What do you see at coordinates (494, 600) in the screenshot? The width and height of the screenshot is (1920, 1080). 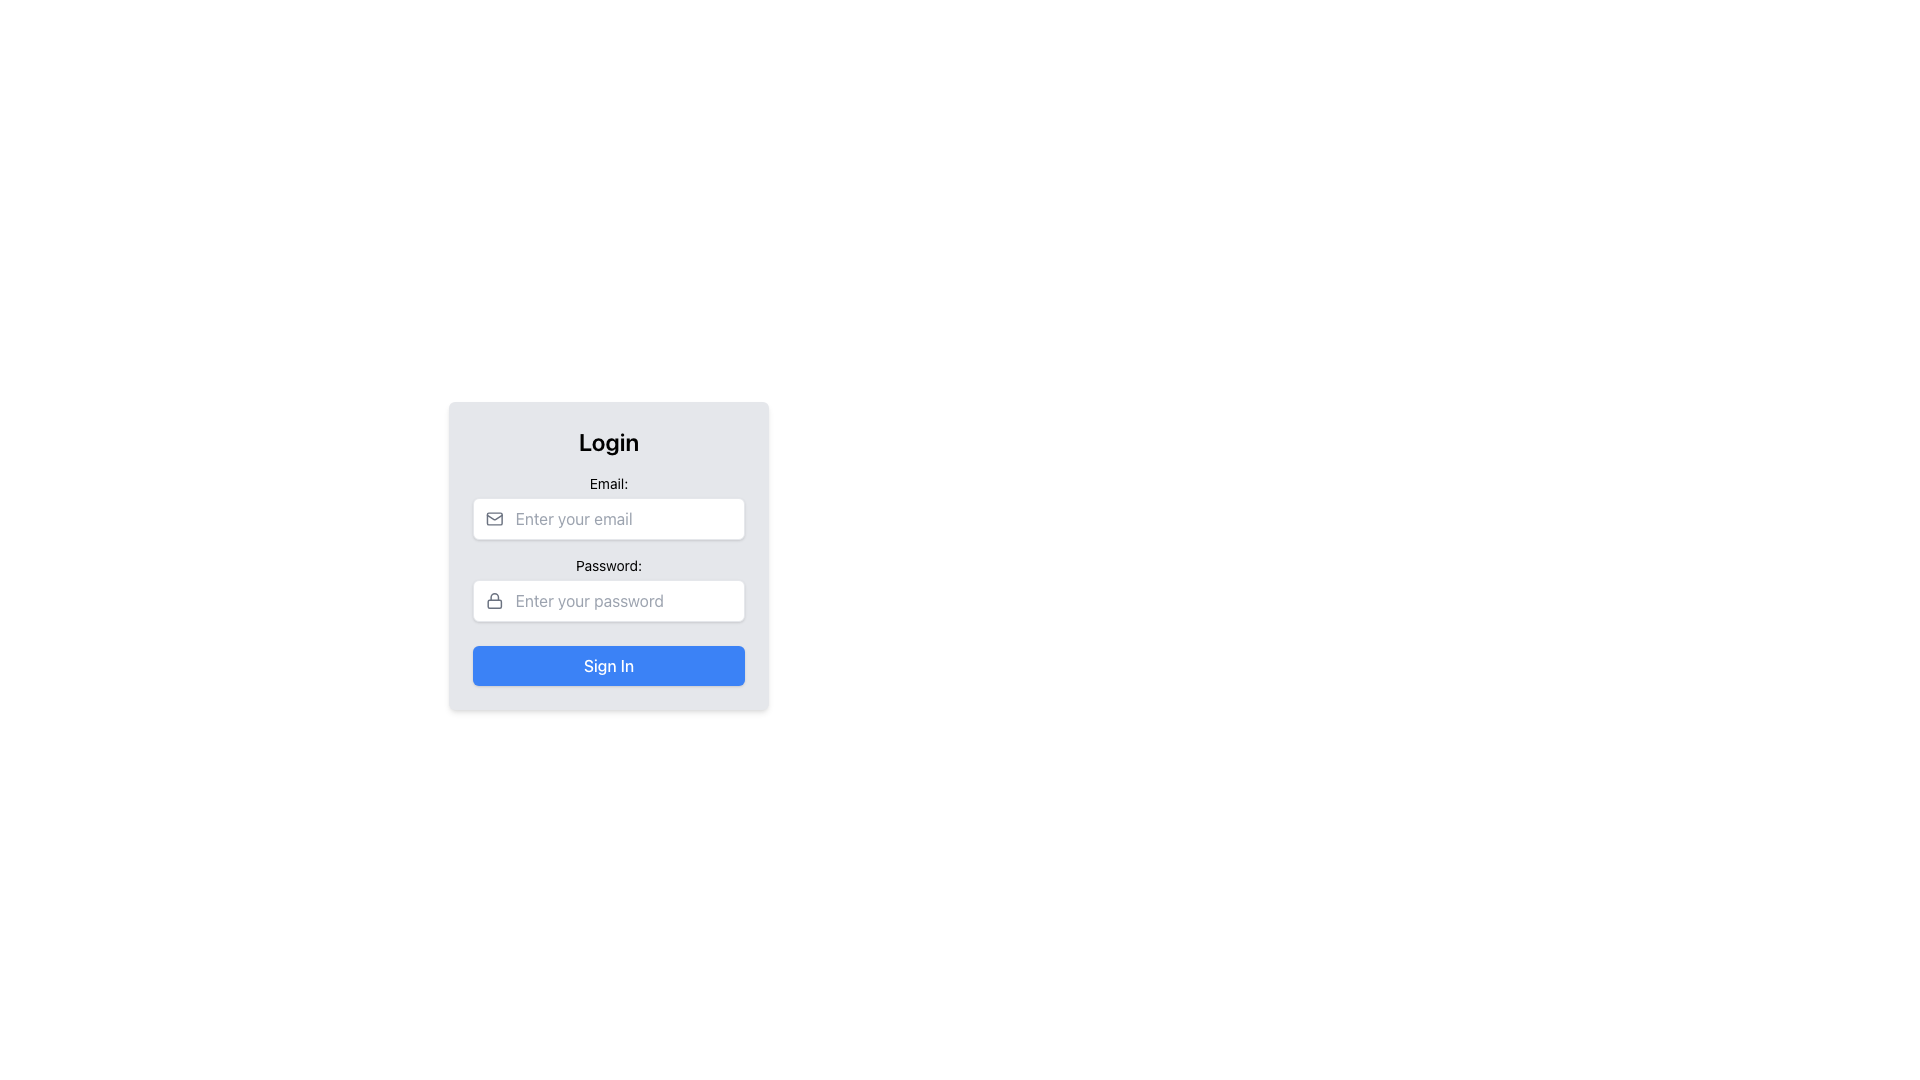 I see `the gray lock icon located on the left side of the password input field within the login form, indicating the secure nature of the input` at bounding box center [494, 600].